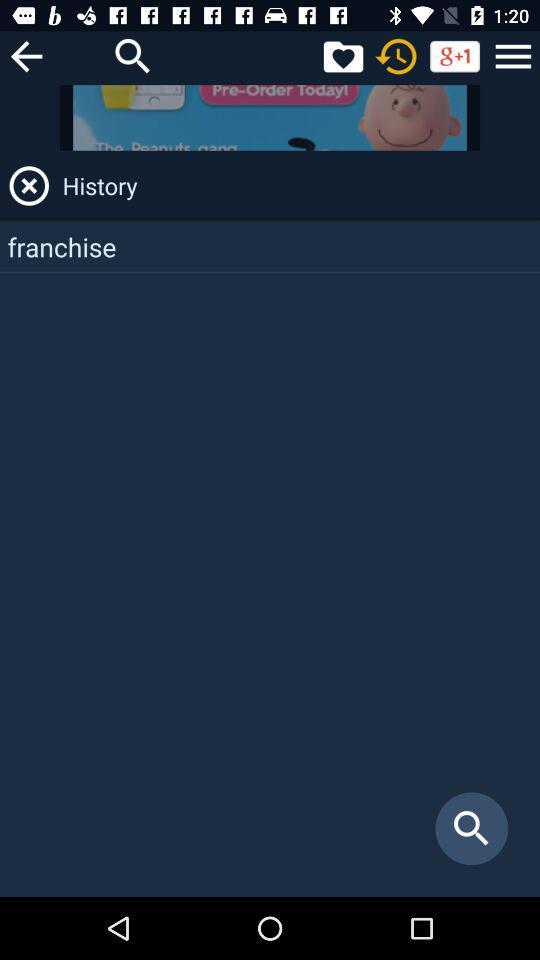 Image resolution: width=540 pixels, height=960 pixels. What do you see at coordinates (270, 245) in the screenshot?
I see `the franchise` at bounding box center [270, 245].